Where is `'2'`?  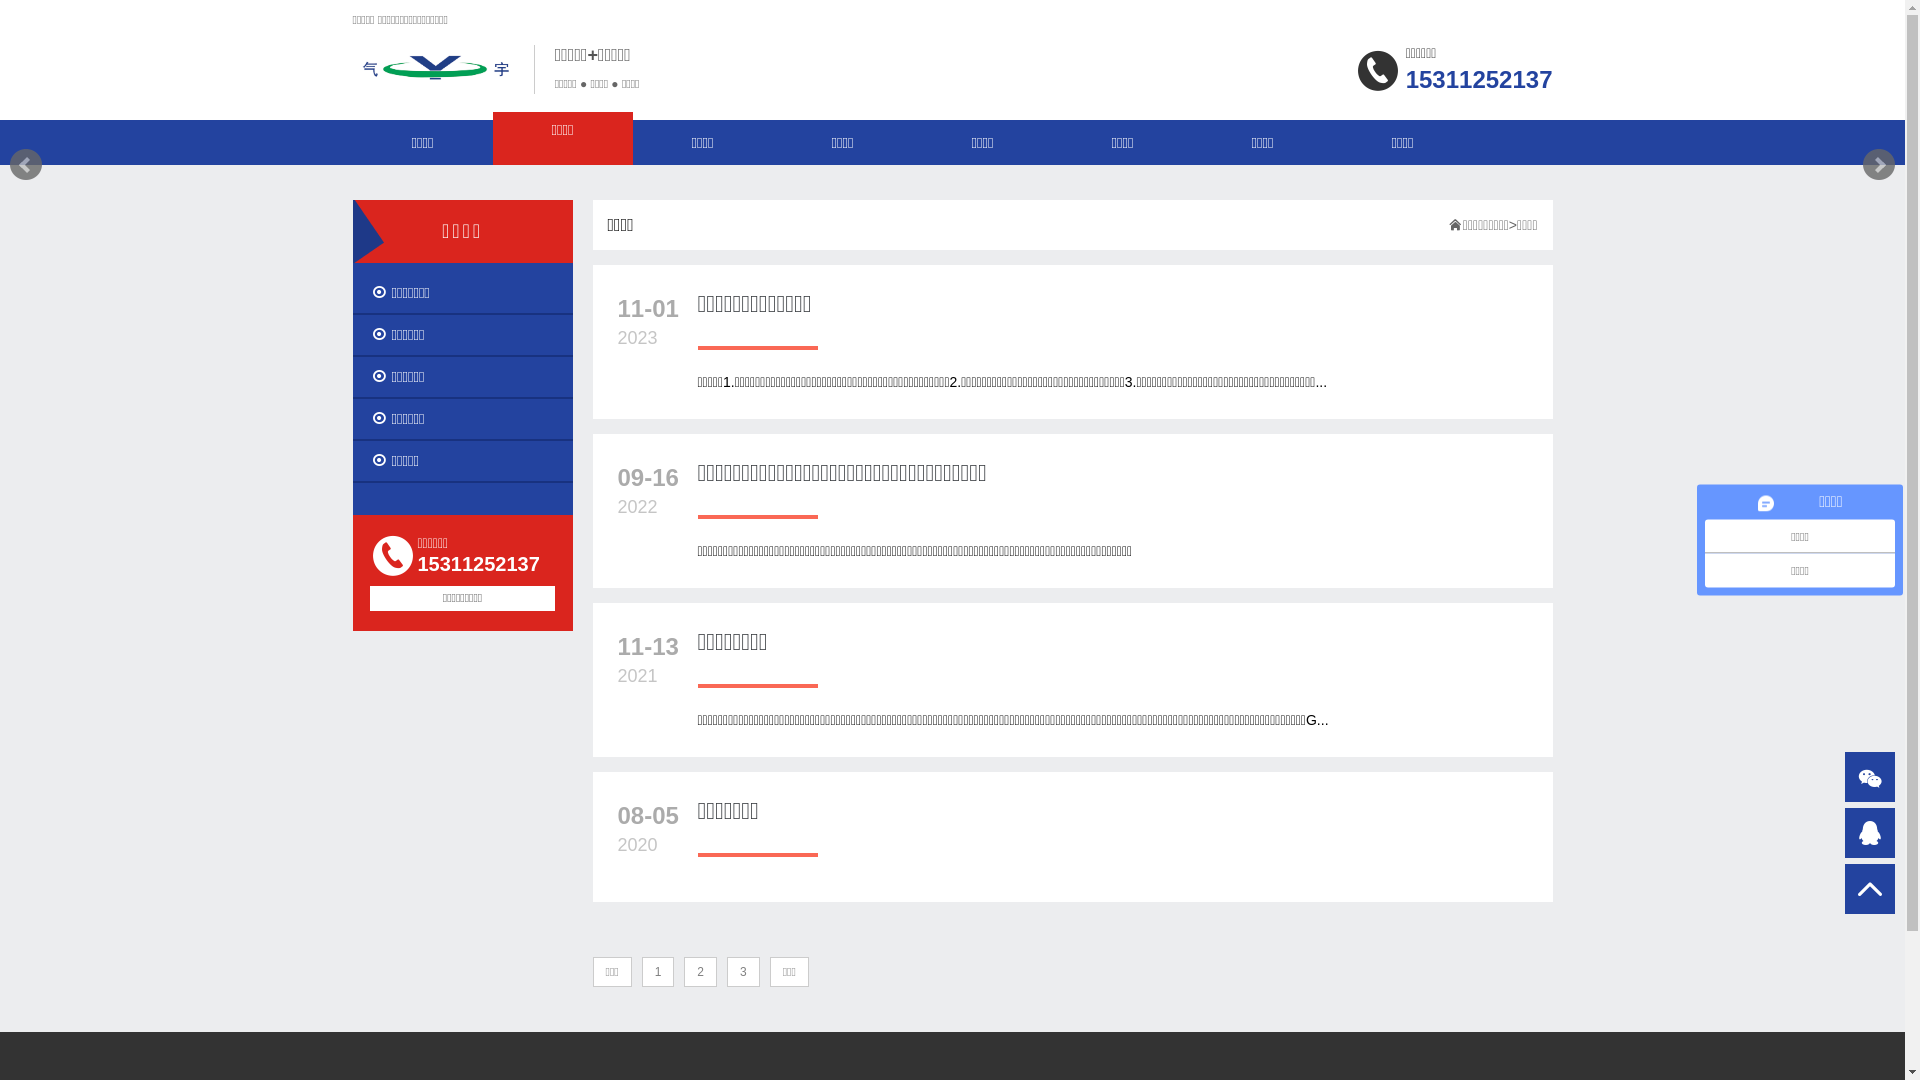 '2' is located at coordinates (700, 971).